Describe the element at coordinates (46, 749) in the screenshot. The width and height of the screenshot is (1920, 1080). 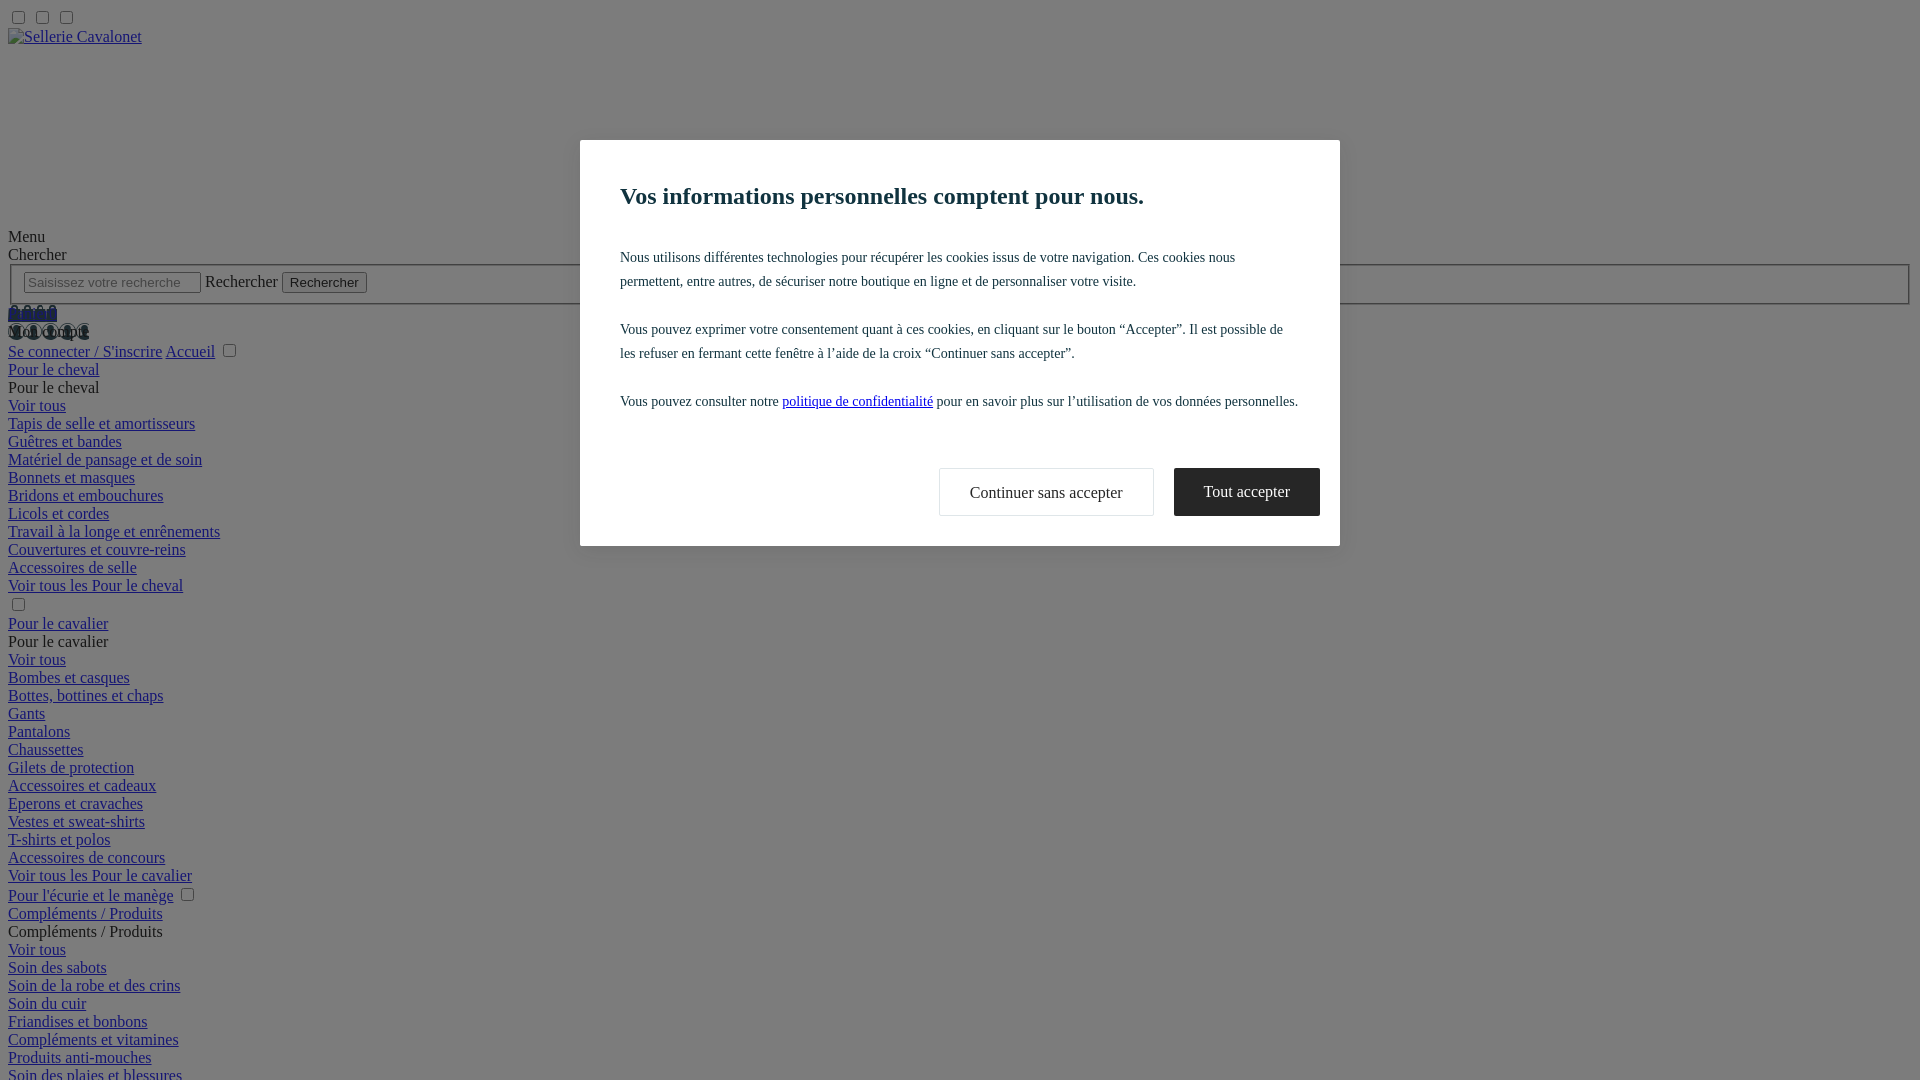
I see `'Chaussettes'` at that location.